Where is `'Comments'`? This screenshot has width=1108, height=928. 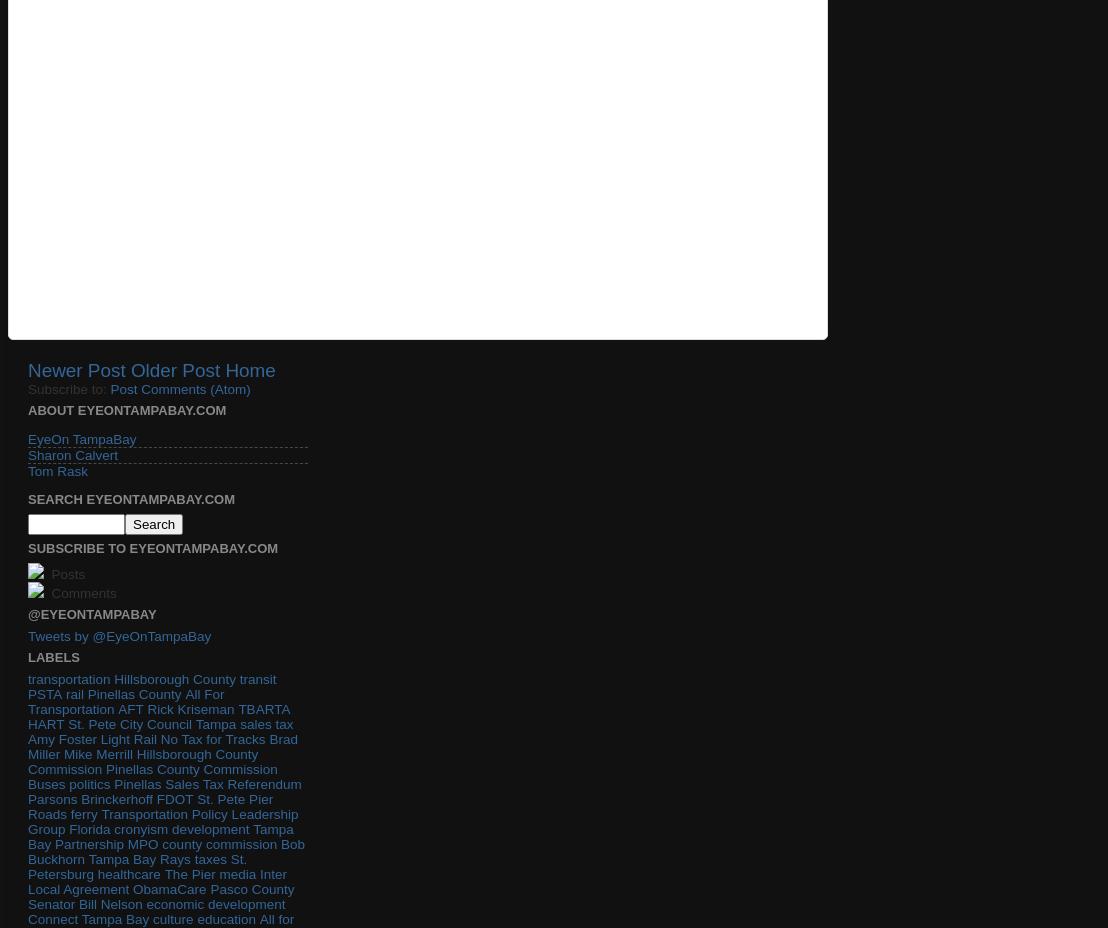
'Comments' is located at coordinates (80, 592).